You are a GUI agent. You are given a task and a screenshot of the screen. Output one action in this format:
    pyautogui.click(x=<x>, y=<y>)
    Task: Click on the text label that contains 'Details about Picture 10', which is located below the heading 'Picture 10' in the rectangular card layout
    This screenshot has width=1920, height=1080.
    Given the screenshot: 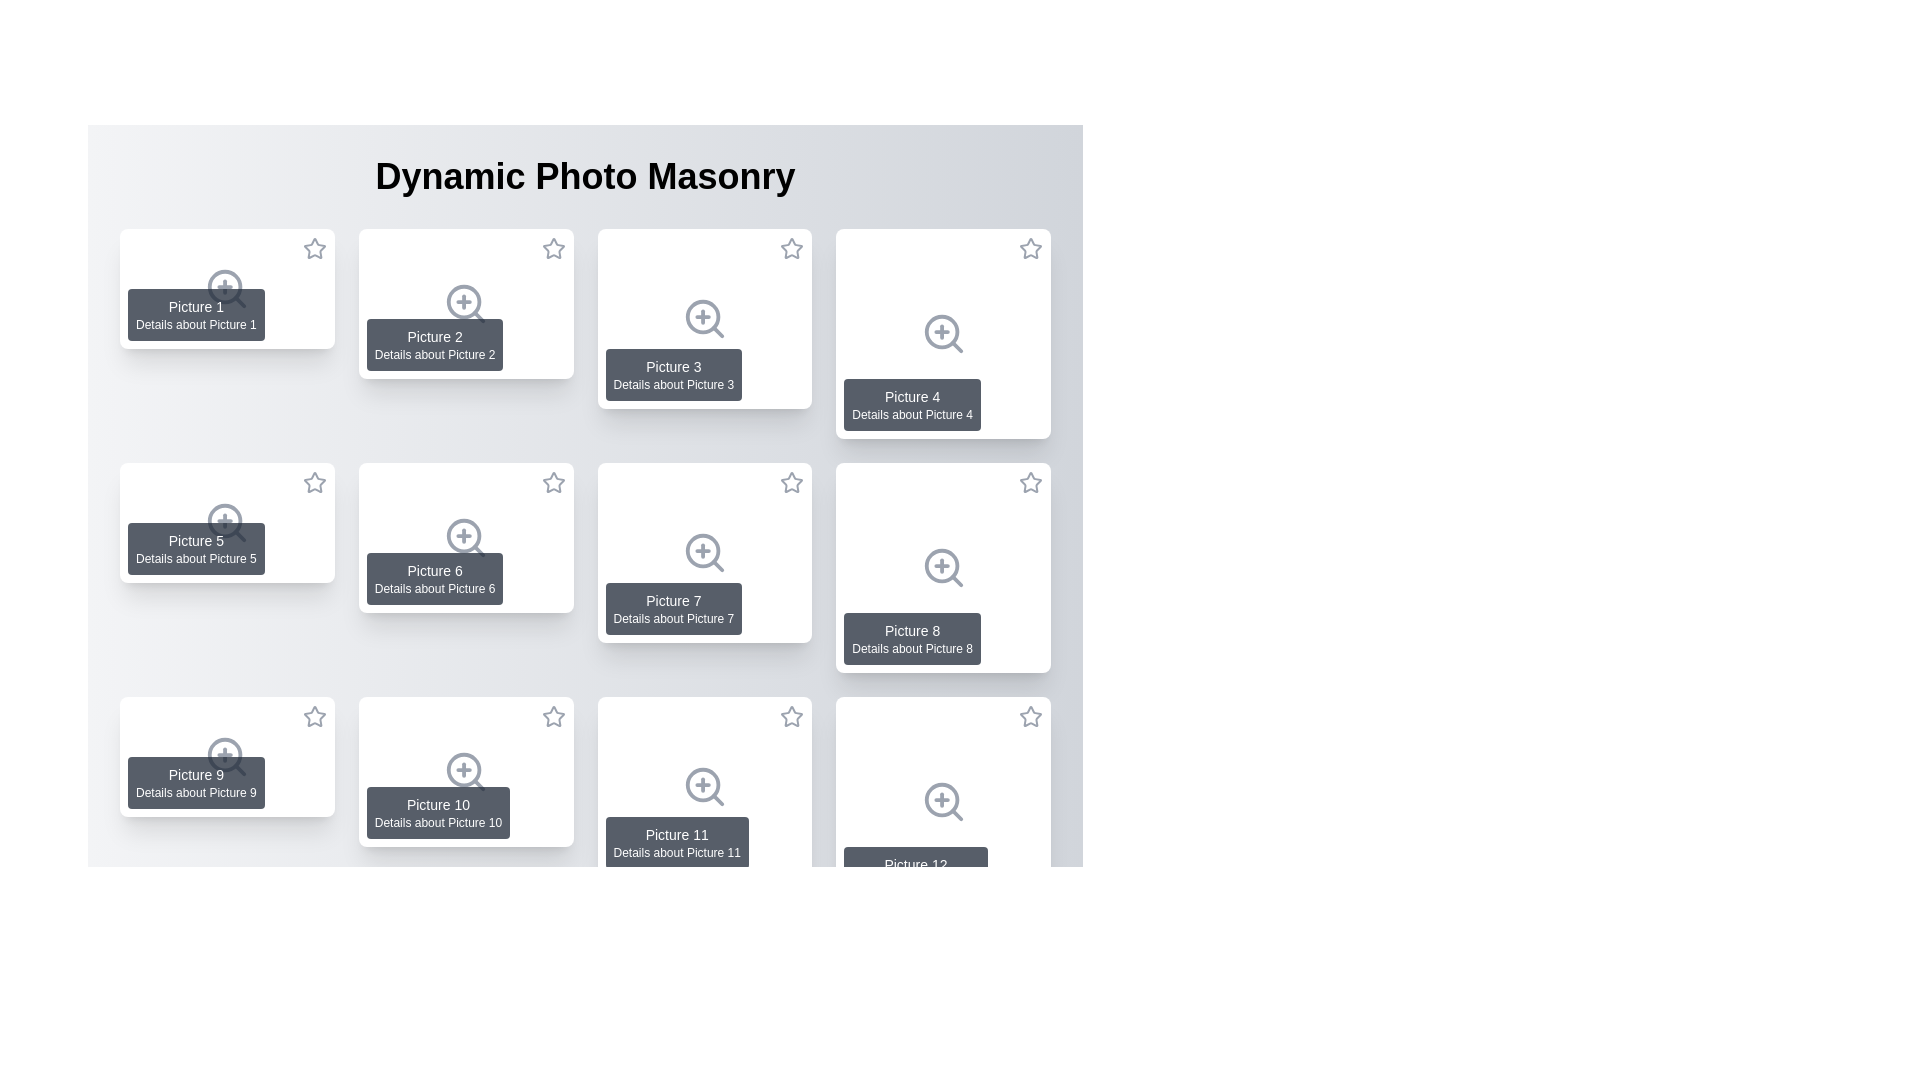 What is the action you would take?
    pyautogui.click(x=437, y=822)
    